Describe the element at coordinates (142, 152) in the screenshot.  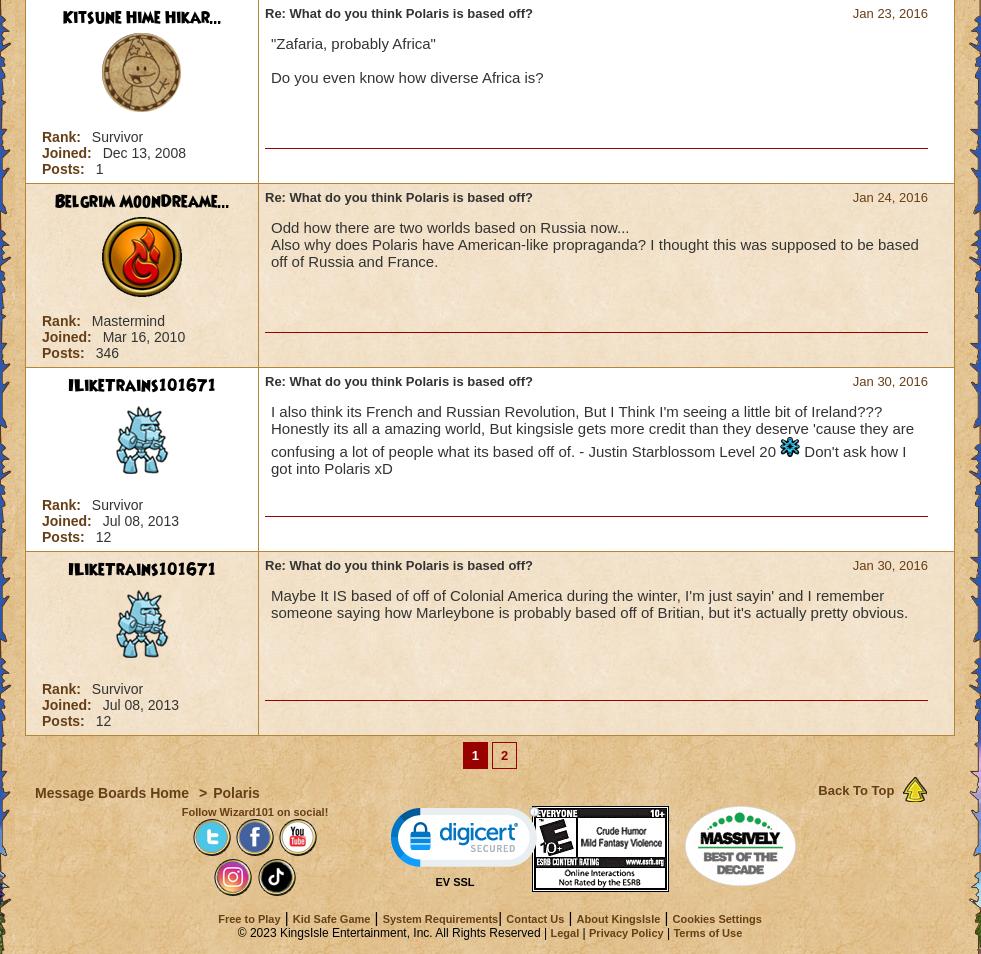
I see `'Dec 13, 2008'` at that location.